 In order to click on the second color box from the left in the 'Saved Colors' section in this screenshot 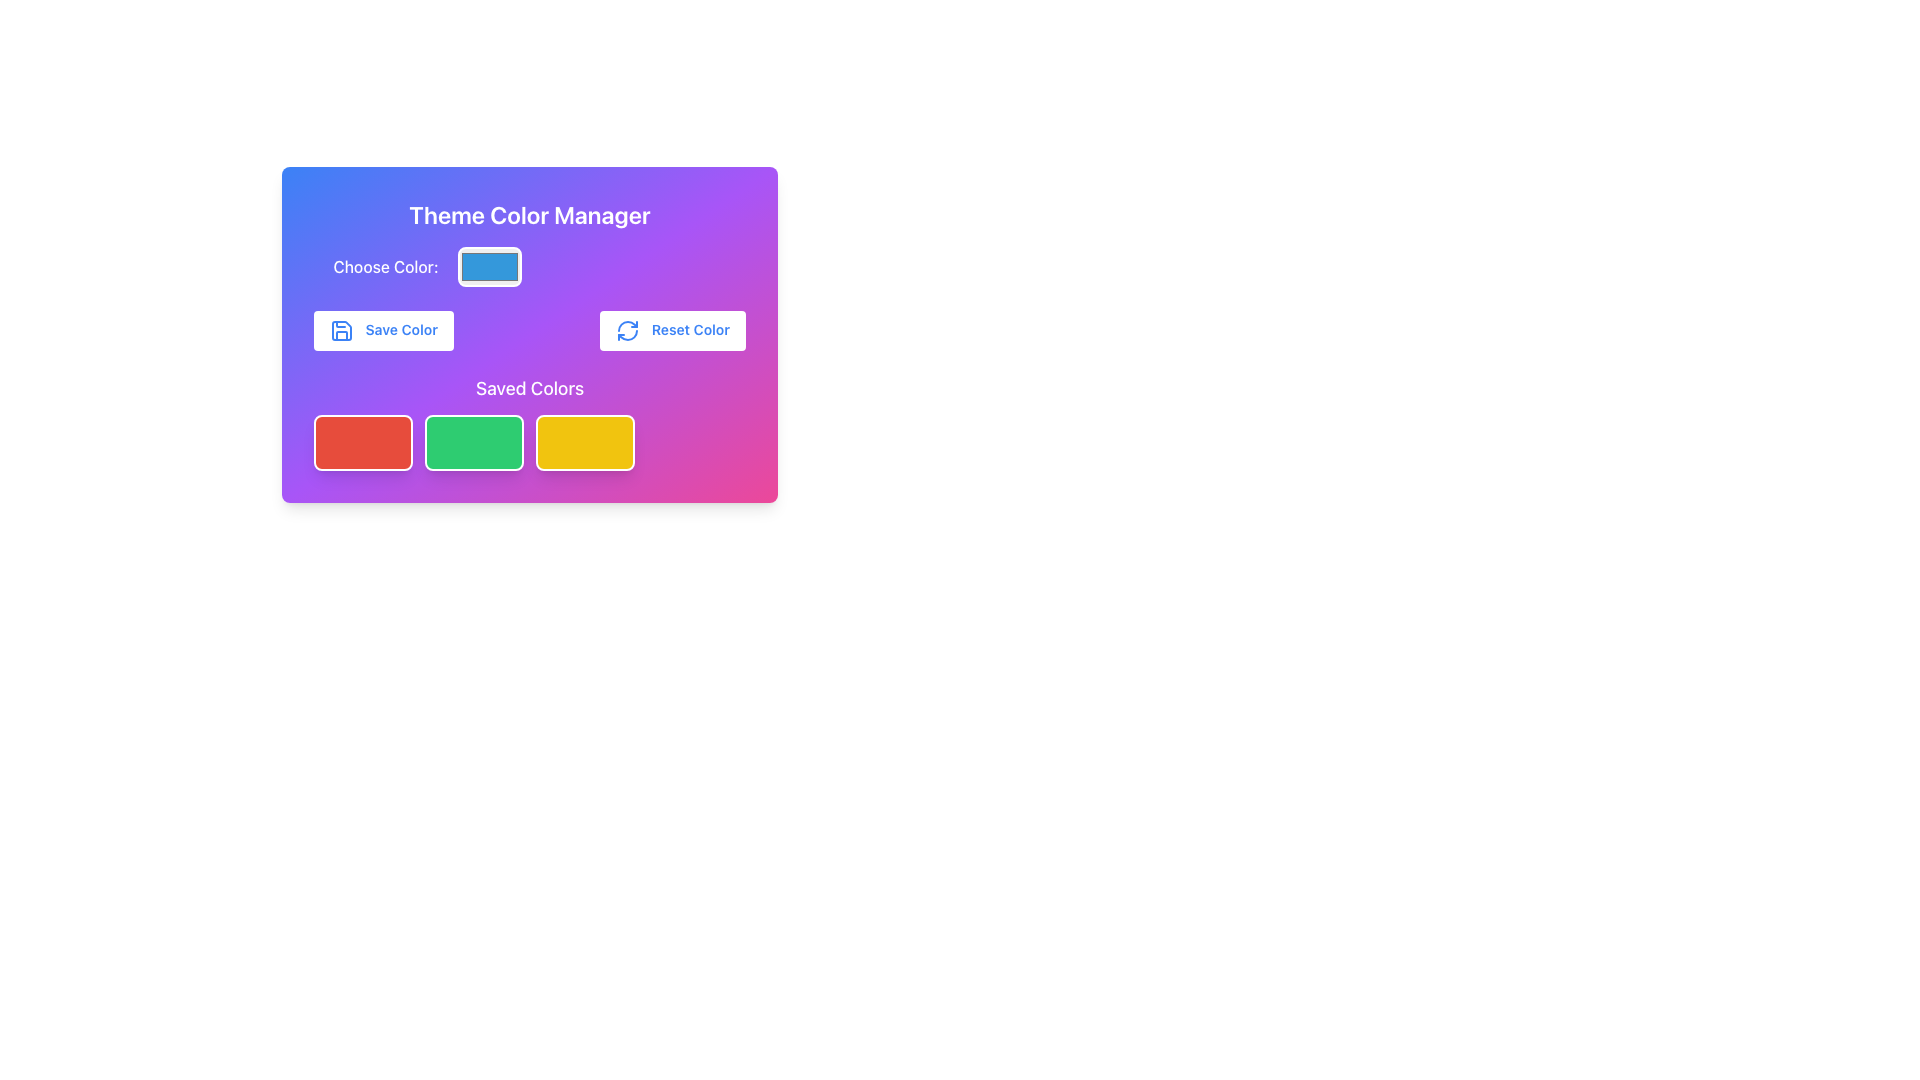, I will do `click(473, 442)`.